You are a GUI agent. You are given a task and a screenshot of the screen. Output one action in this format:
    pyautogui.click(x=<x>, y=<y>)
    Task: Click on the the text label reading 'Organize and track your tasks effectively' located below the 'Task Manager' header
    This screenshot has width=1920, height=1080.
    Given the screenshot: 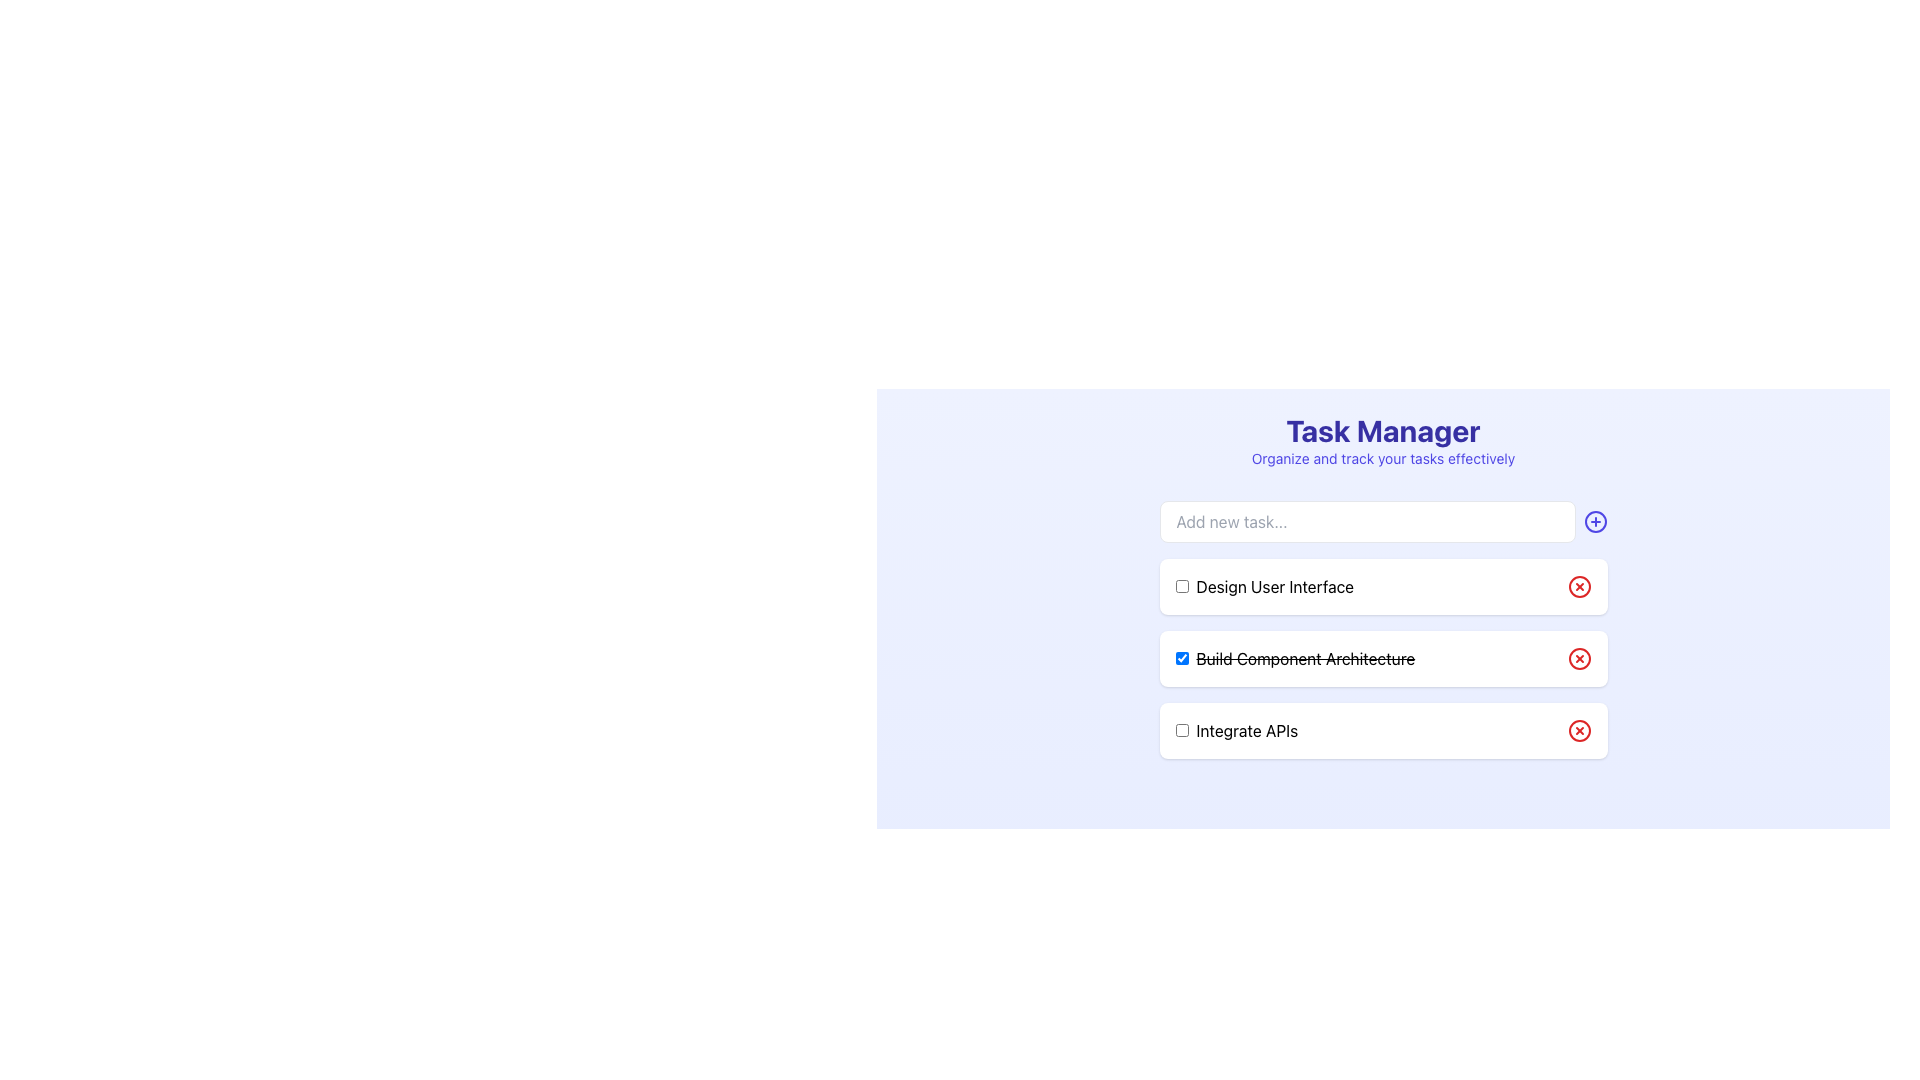 What is the action you would take?
    pyautogui.click(x=1382, y=459)
    